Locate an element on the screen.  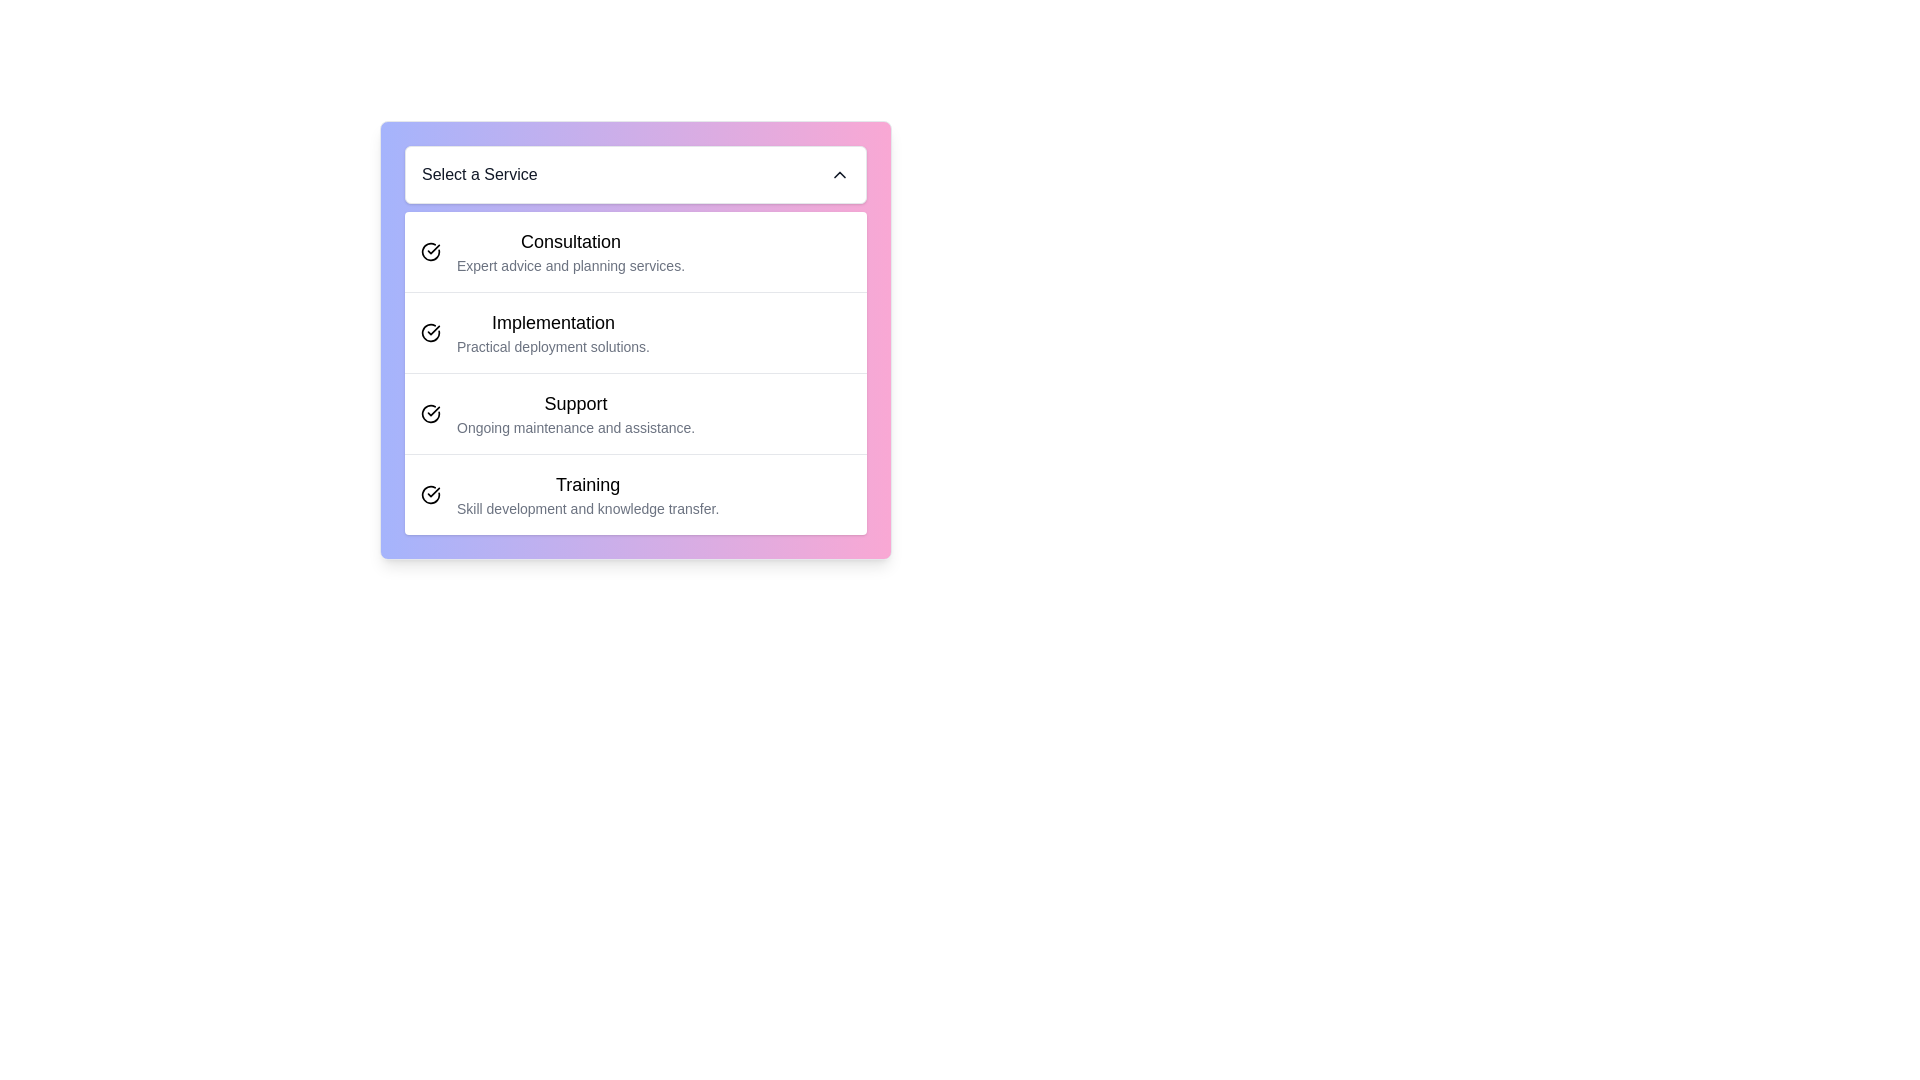
the descriptive text element that provides additional details for the 'Support' option, located below the 'Support' label in a vertical list is located at coordinates (575, 427).